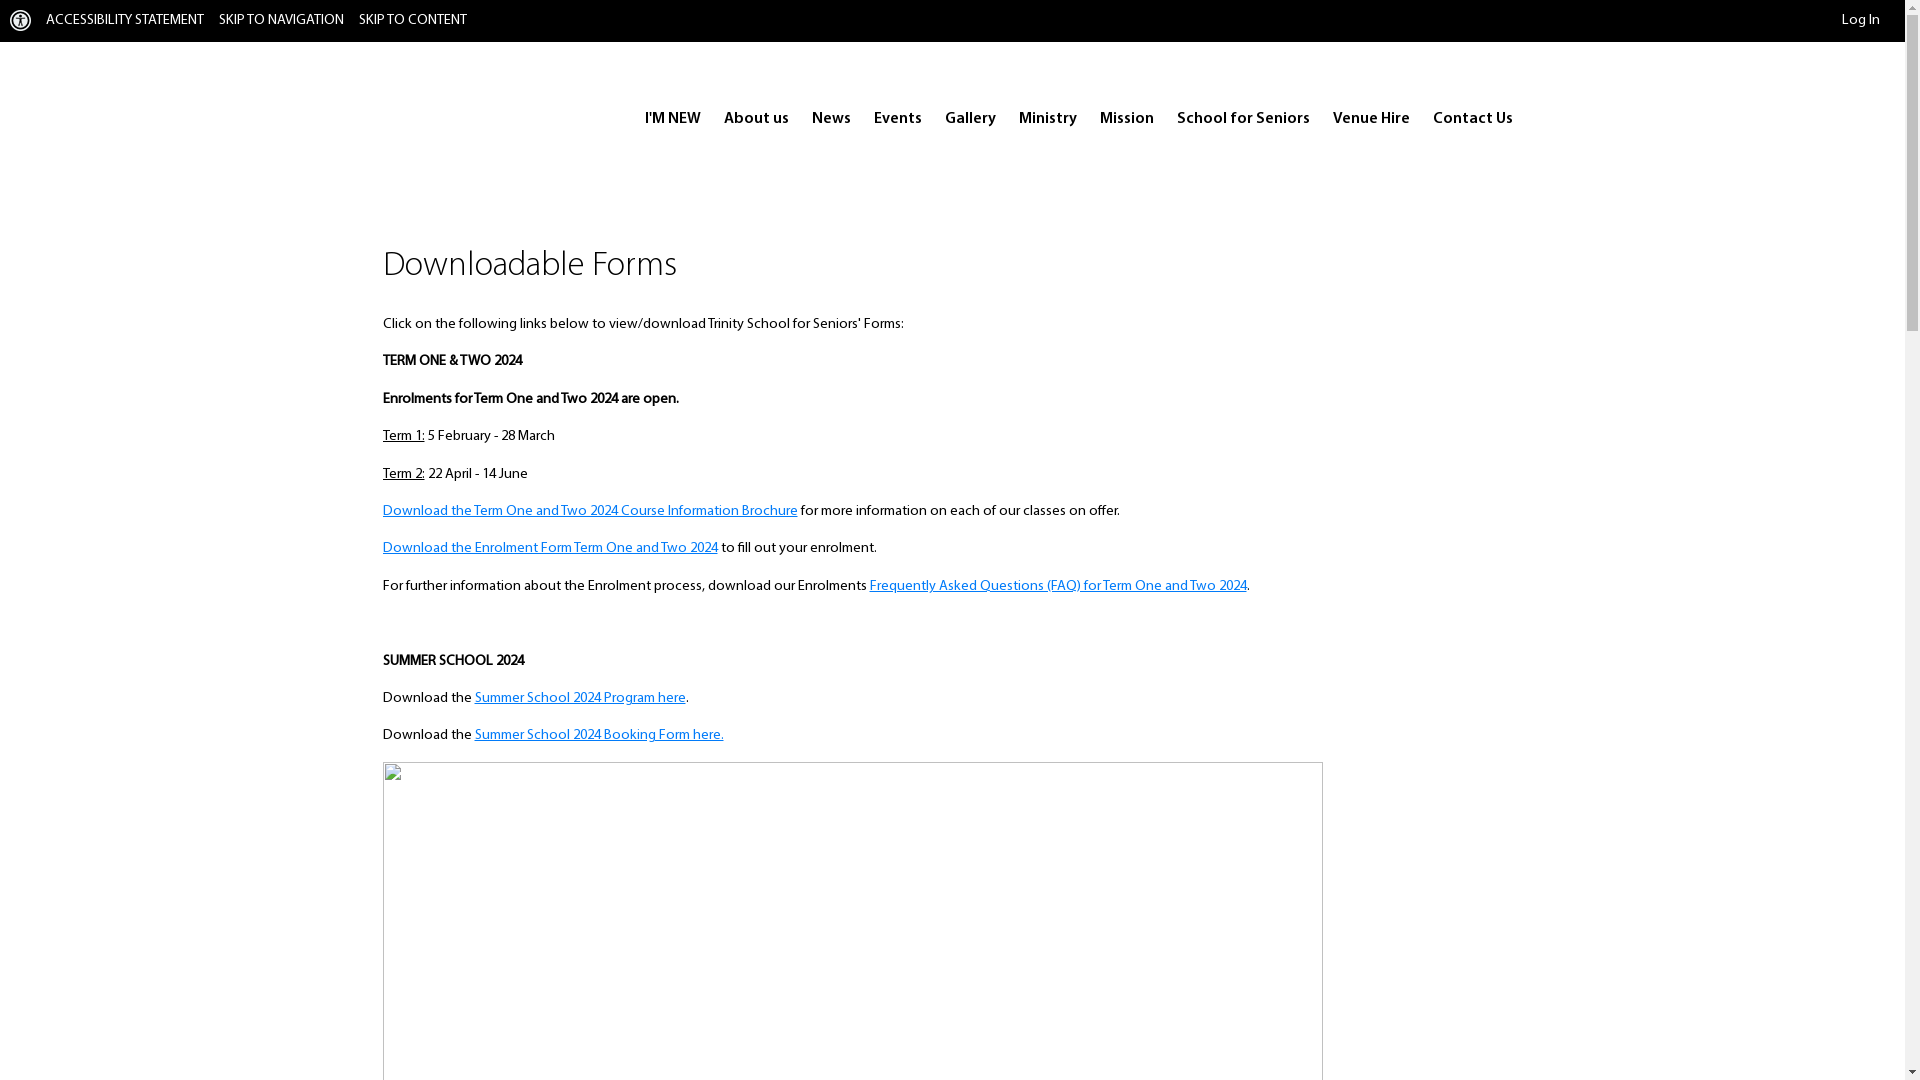 The width and height of the screenshot is (1920, 1080). Describe the element at coordinates (755, 119) in the screenshot. I see `'About us'` at that location.